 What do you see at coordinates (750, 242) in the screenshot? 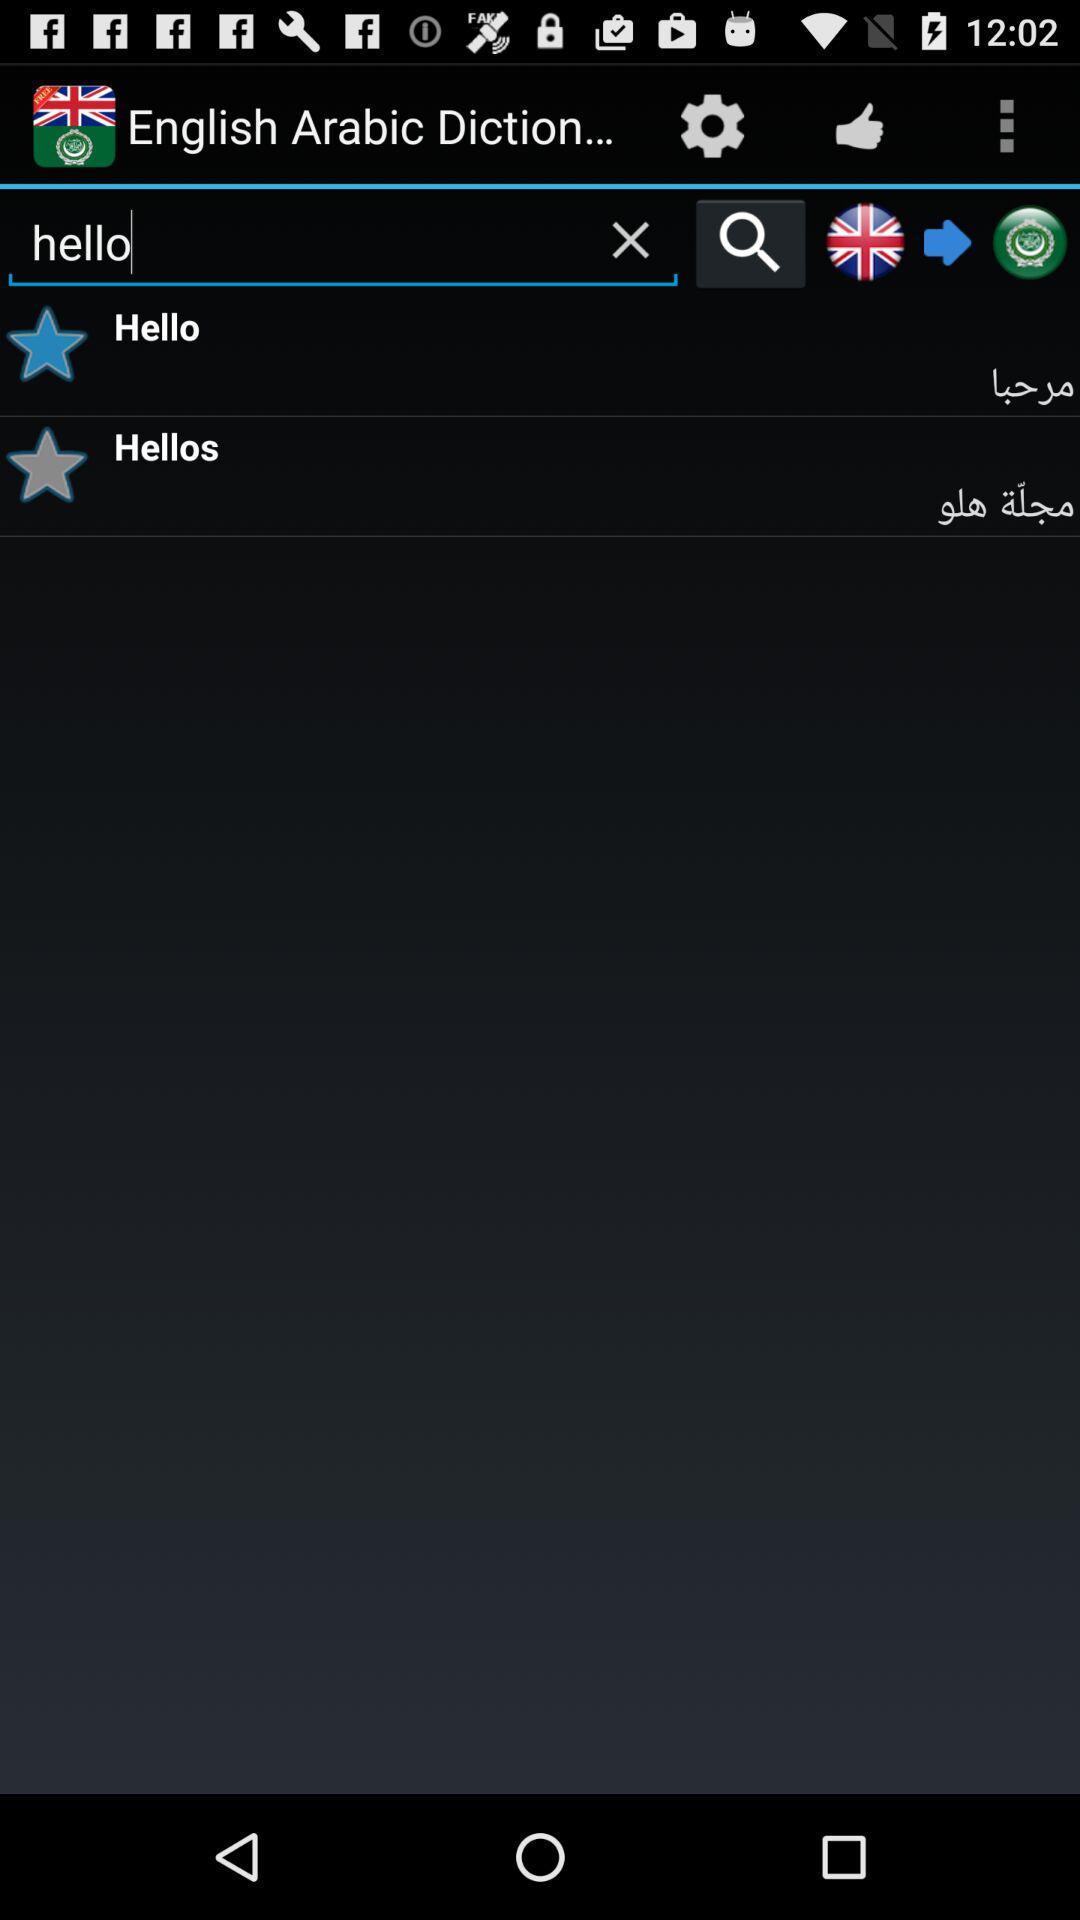
I see `search` at bounding box center [750, 242].